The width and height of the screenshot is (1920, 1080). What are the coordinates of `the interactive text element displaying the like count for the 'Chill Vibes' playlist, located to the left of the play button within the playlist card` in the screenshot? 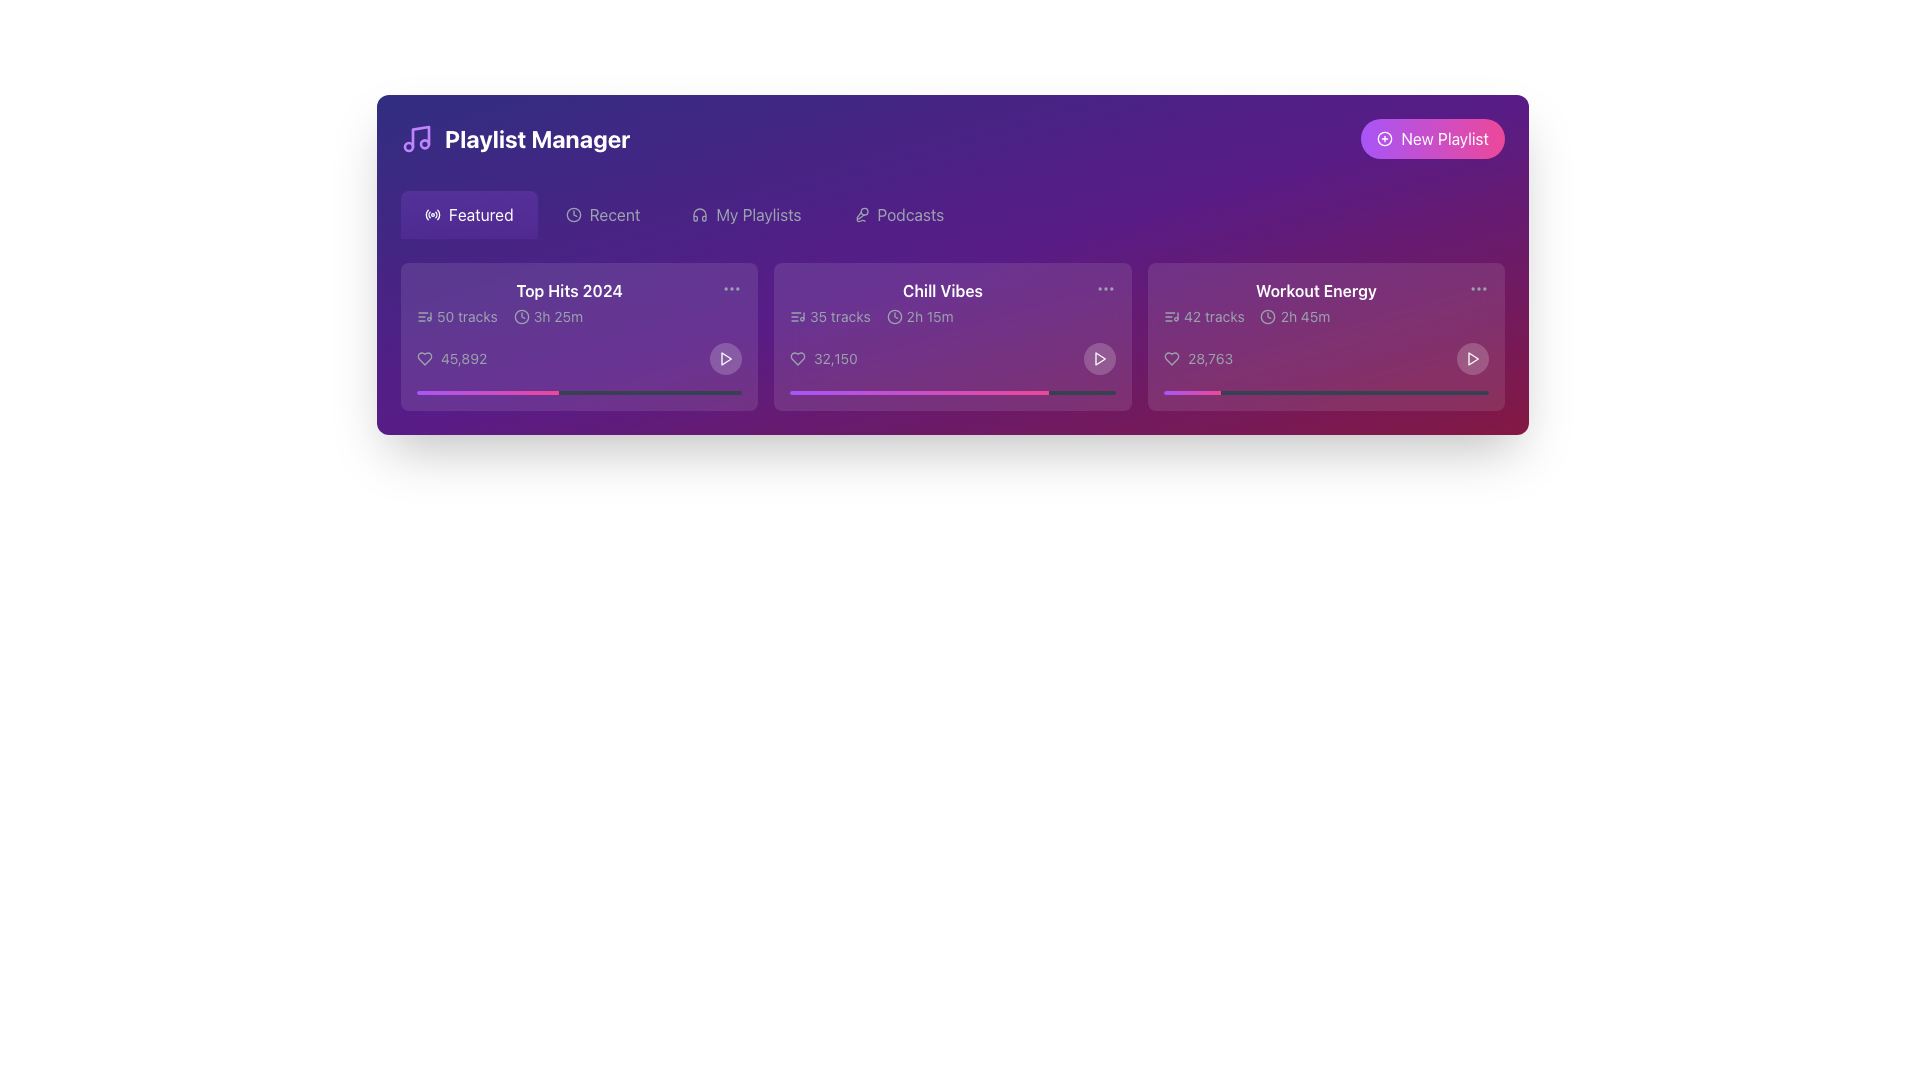 It's located at (824, 357).